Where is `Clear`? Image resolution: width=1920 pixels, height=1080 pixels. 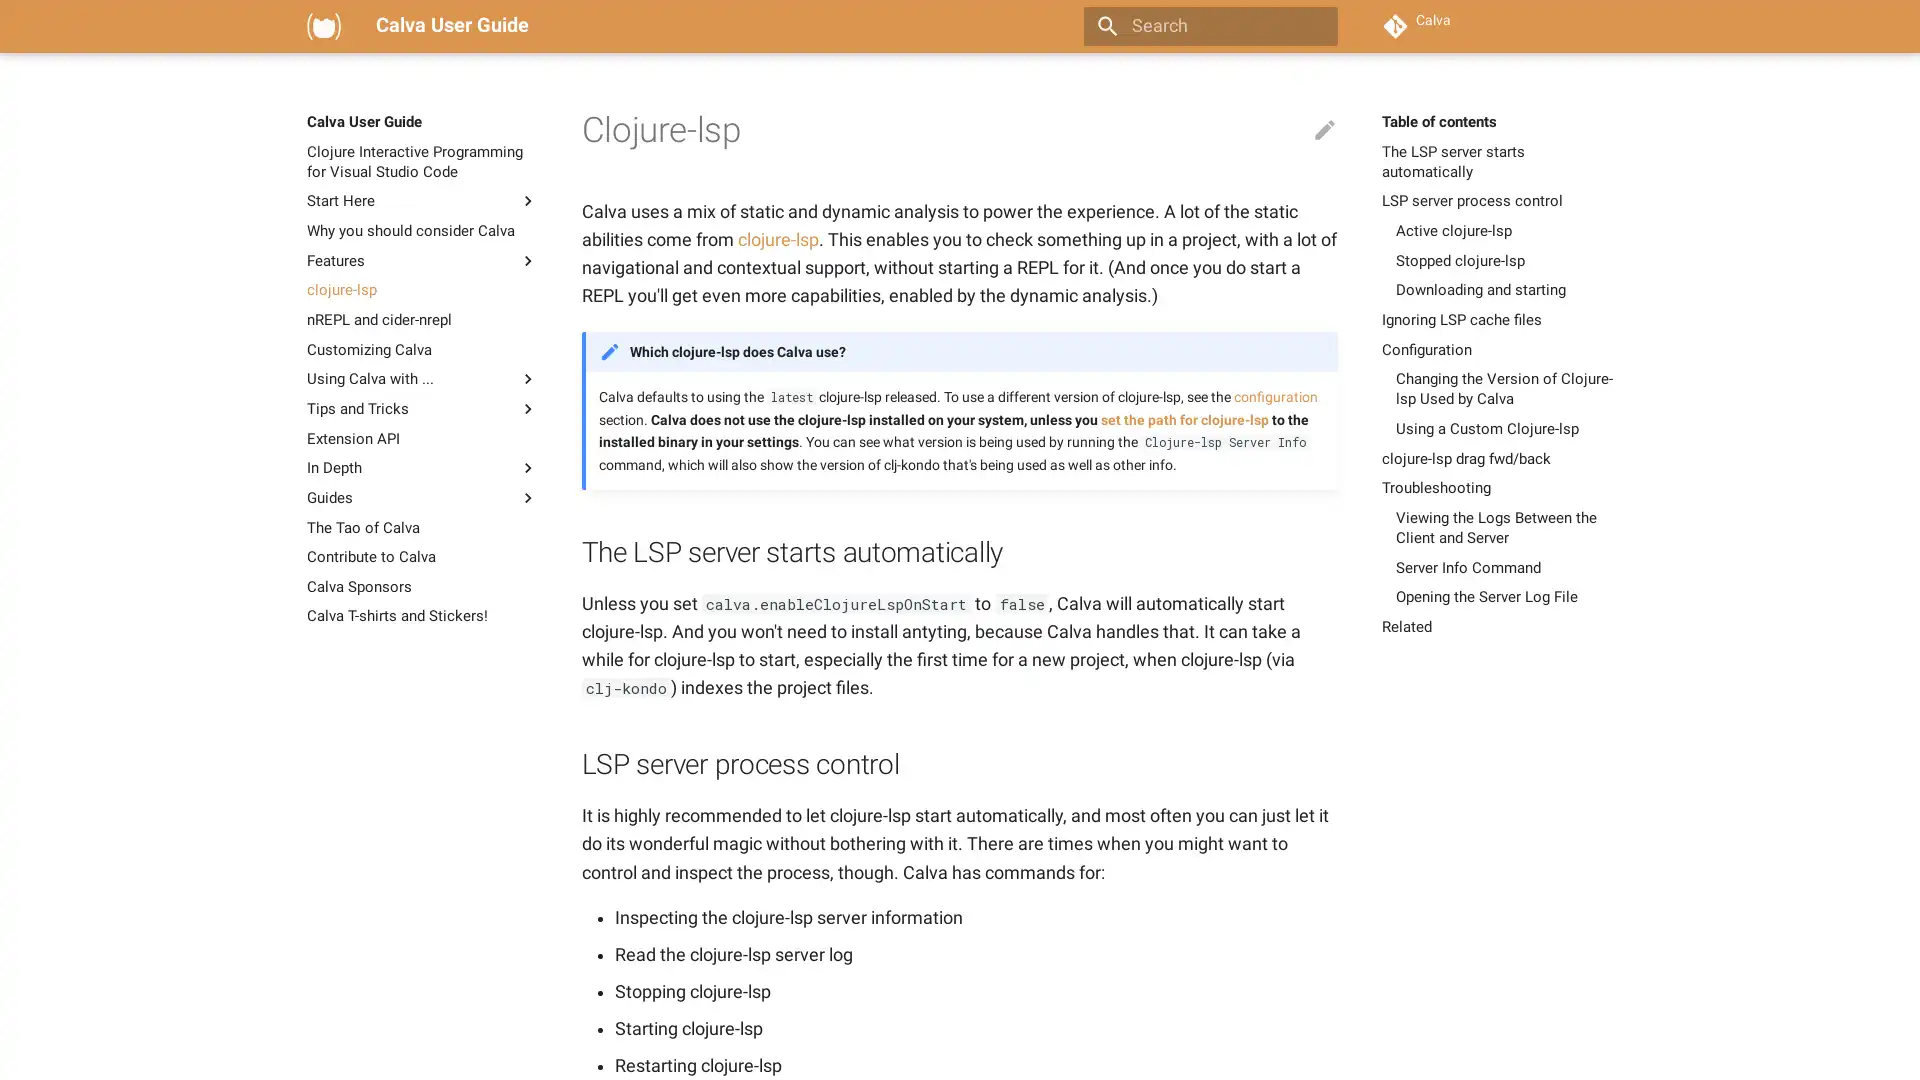 Clear is located at coordinates (1314, 26).